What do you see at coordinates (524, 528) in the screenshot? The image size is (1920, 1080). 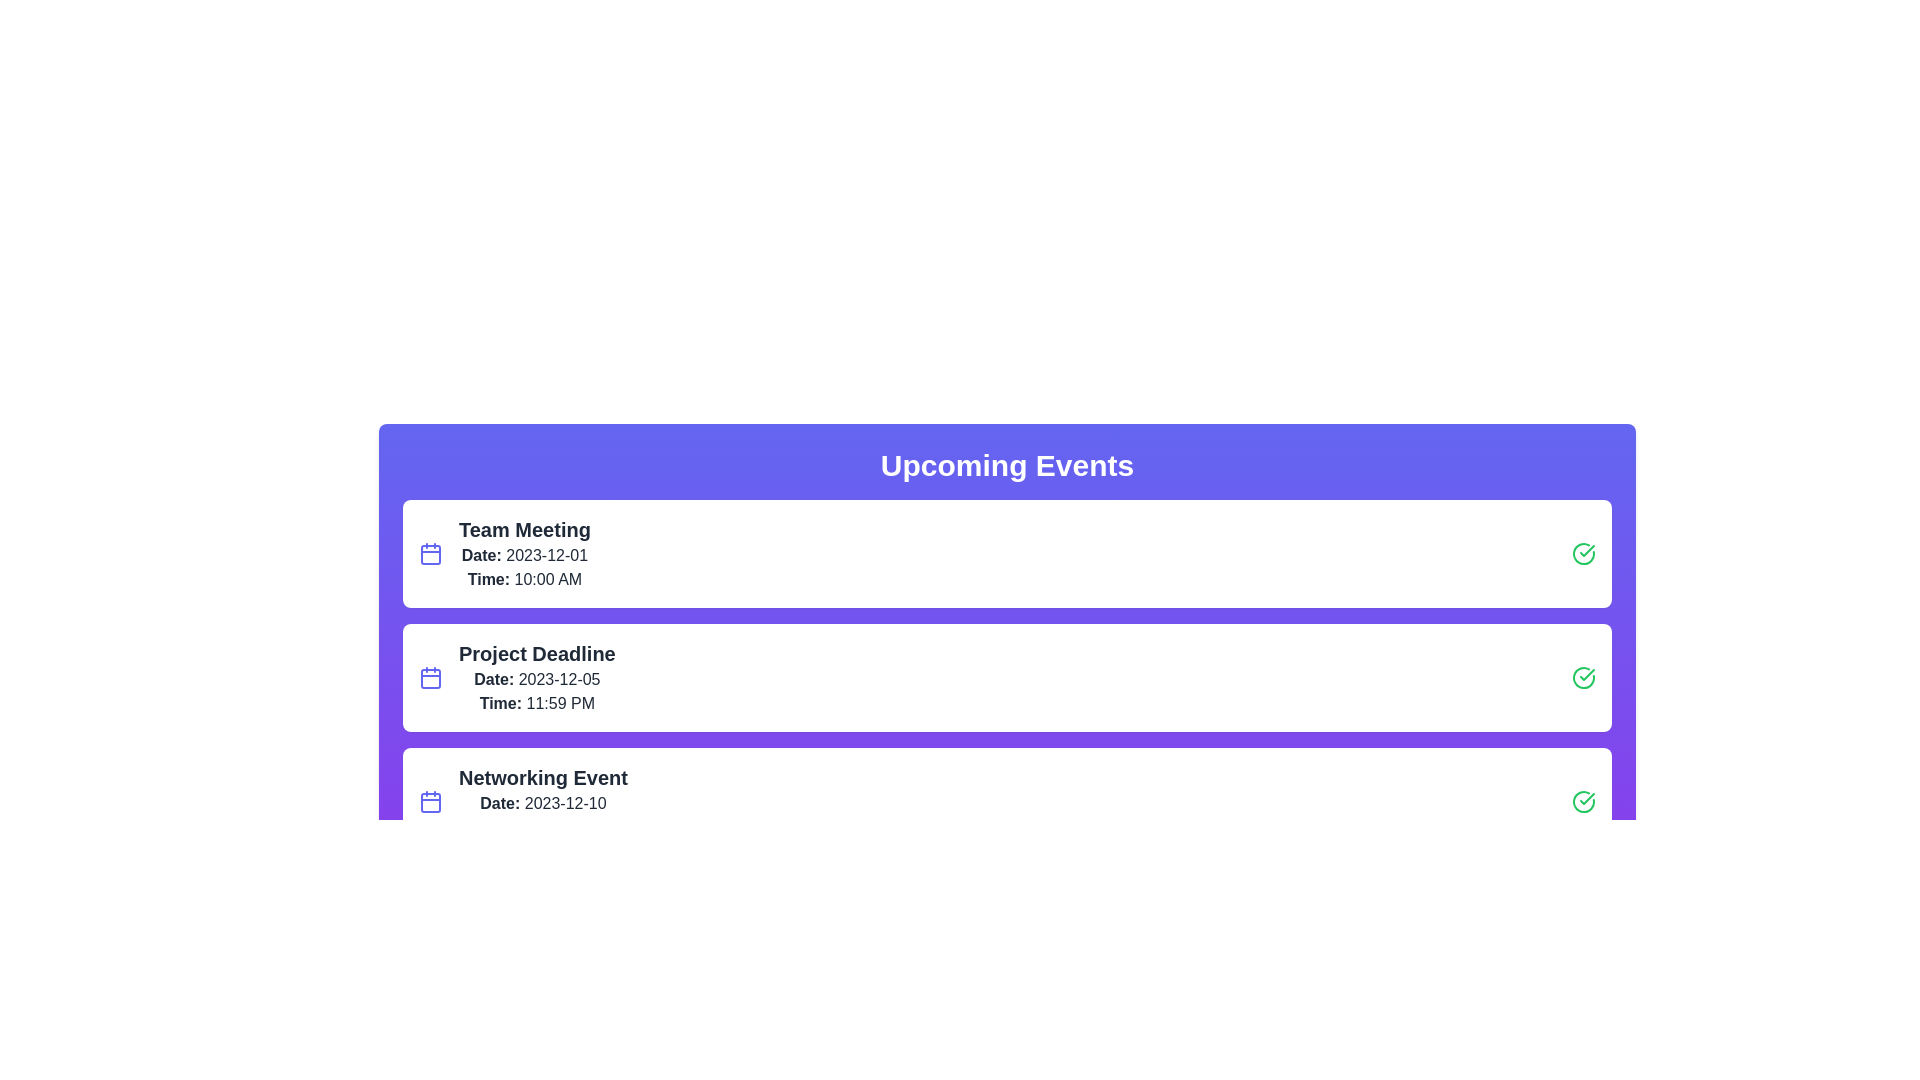 I see `the text label displaying 'Team Meeting' which is located at the top left corner of the content block in the 'Upcoming Events' section` at bounding box center [524, 528].